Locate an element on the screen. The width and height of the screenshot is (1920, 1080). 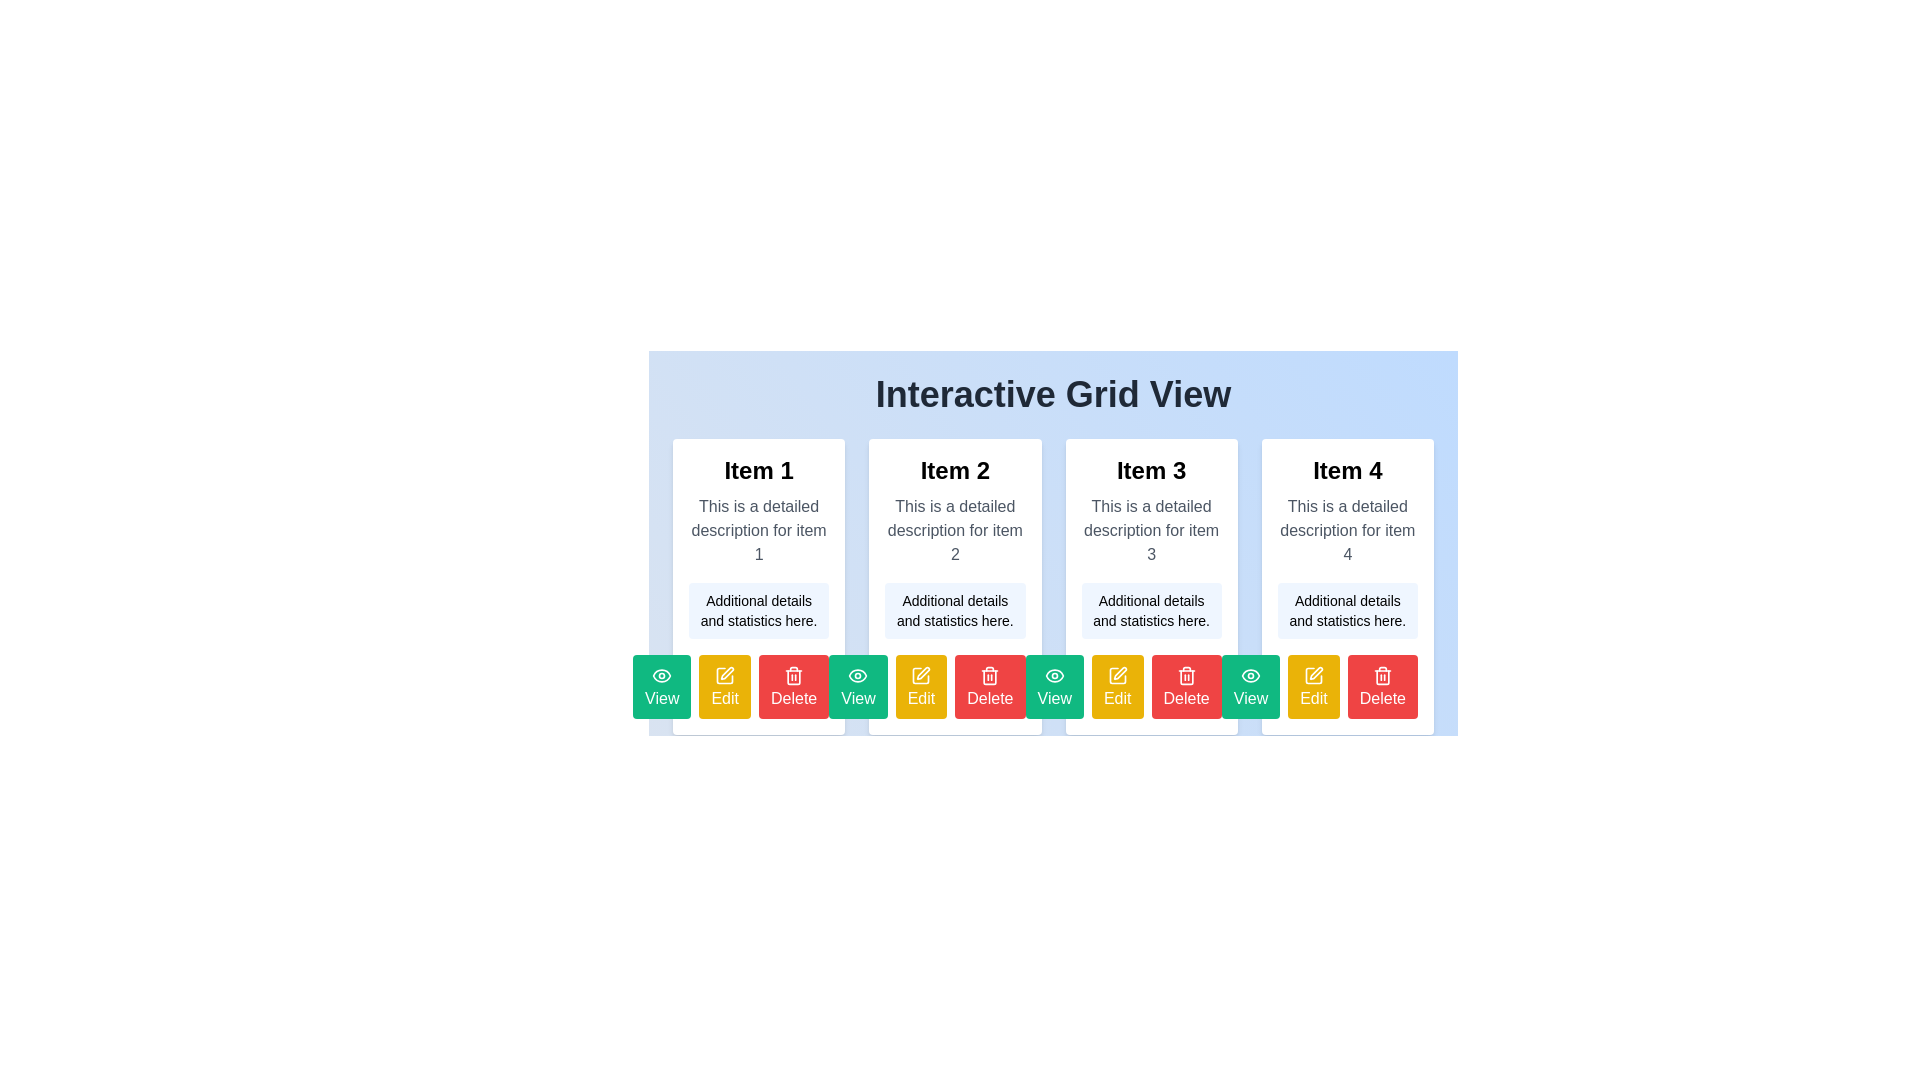
the 'Delete' button located on the second card in the second row of the grid layout is located at coordinates (954, 906).